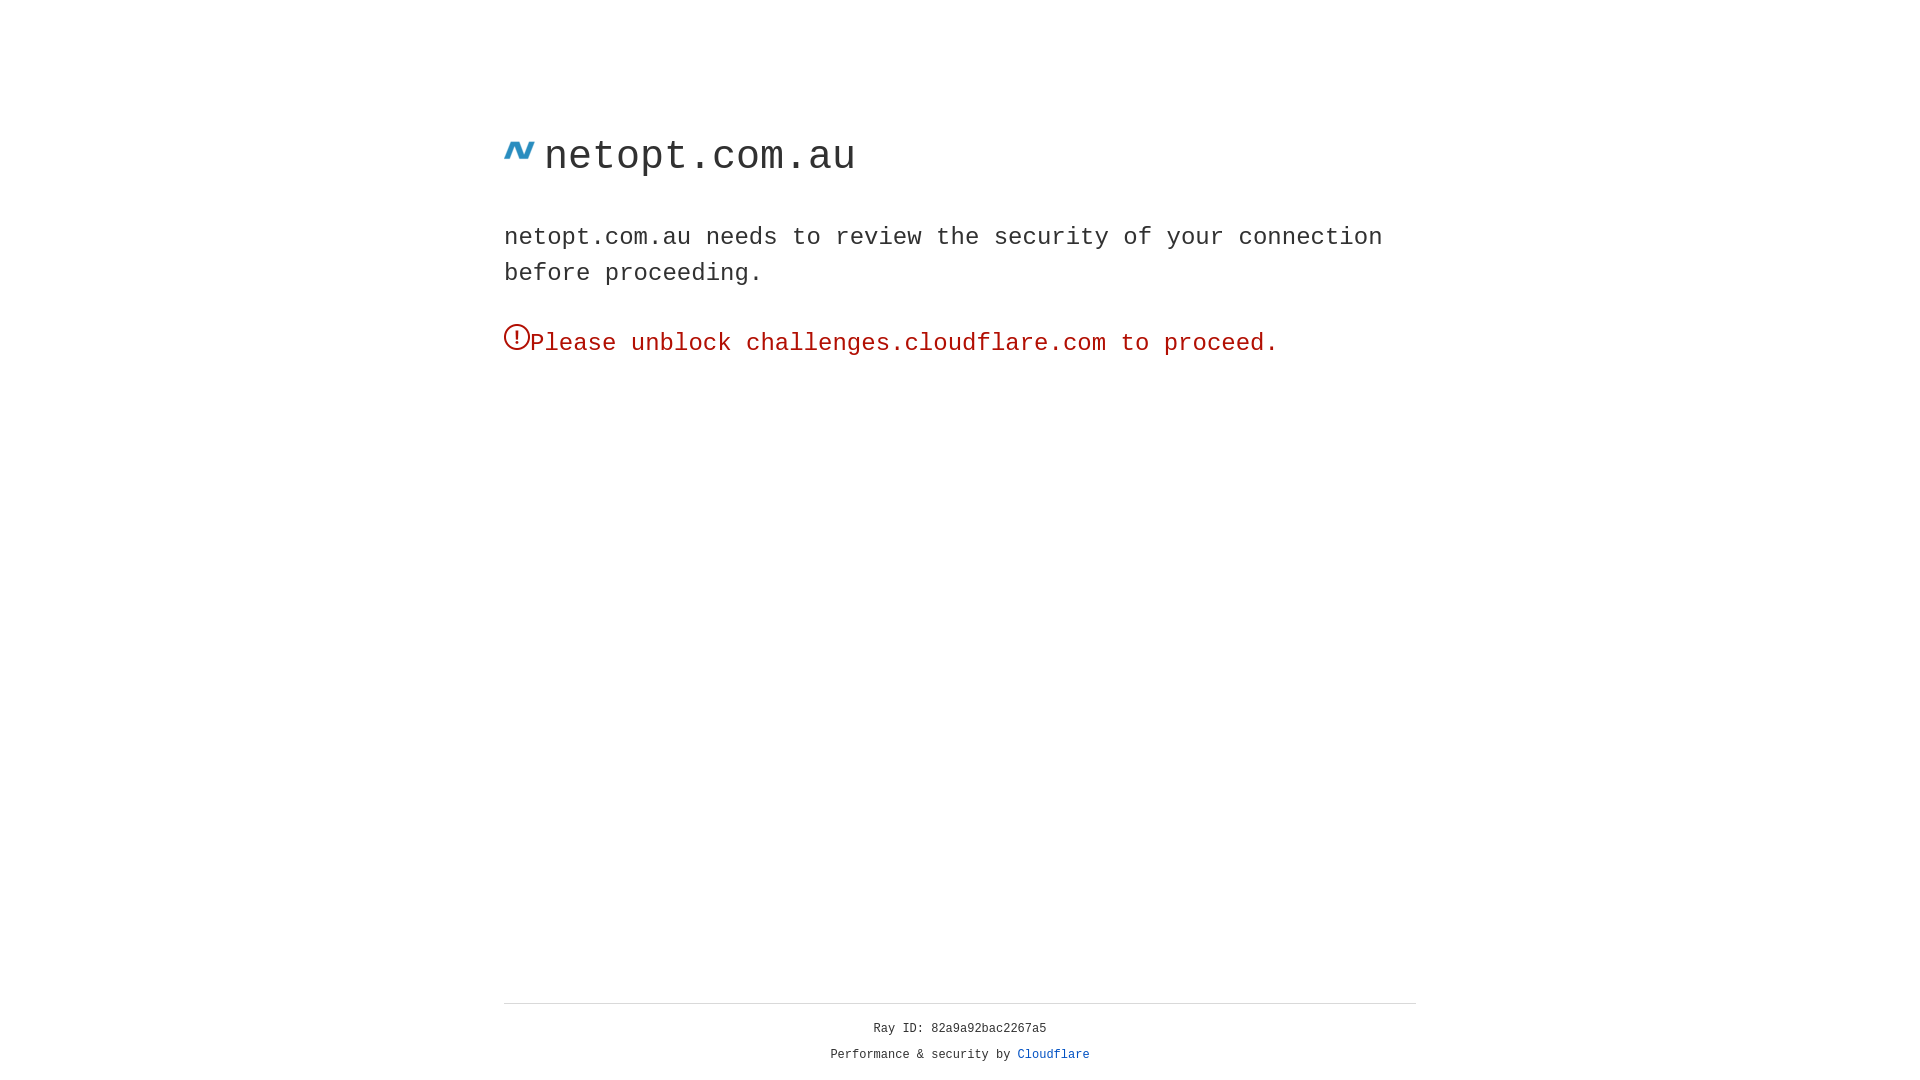 The height and width of the screenshot is (1080, 1920). Describe the element at coordinates (1053, 1054) in the screenshot. I see `'Cloudflare'` at that location.